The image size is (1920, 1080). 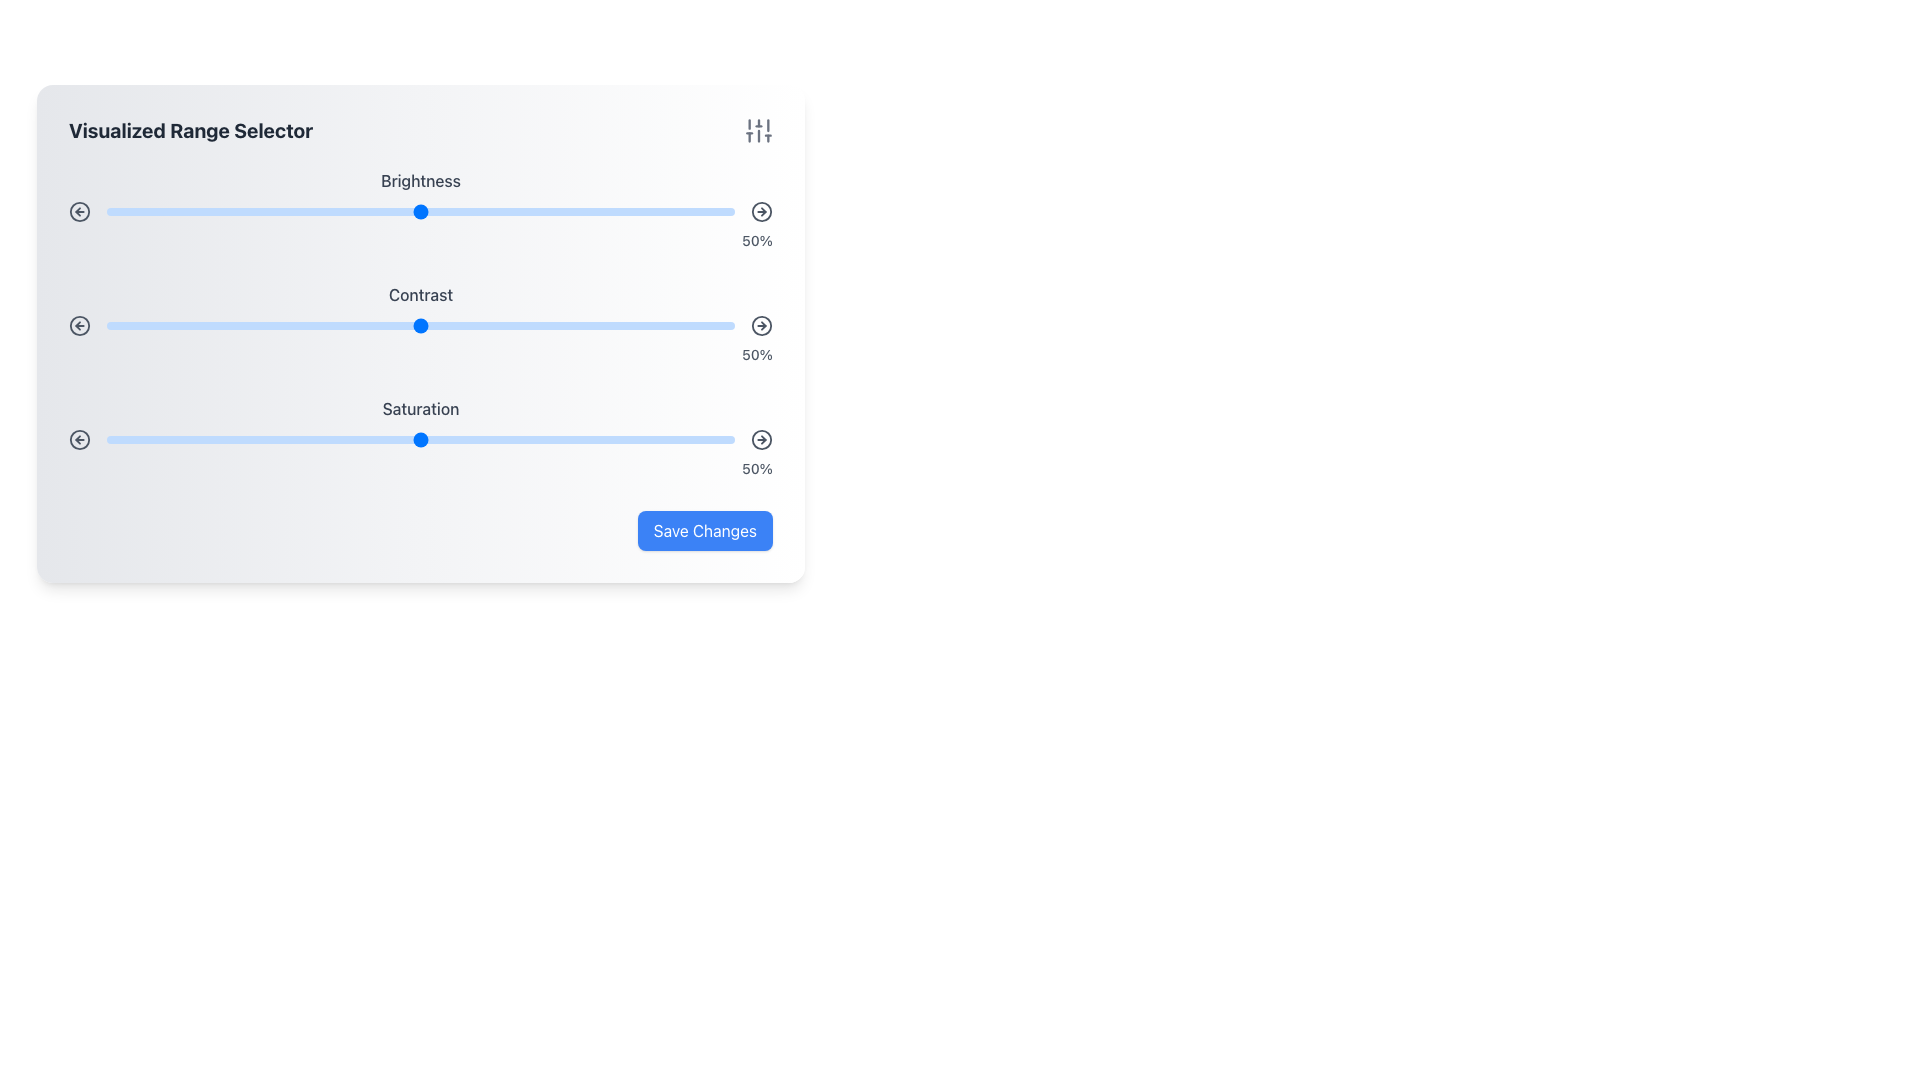 I want to click on the slider value, so click(x=451, y=438).